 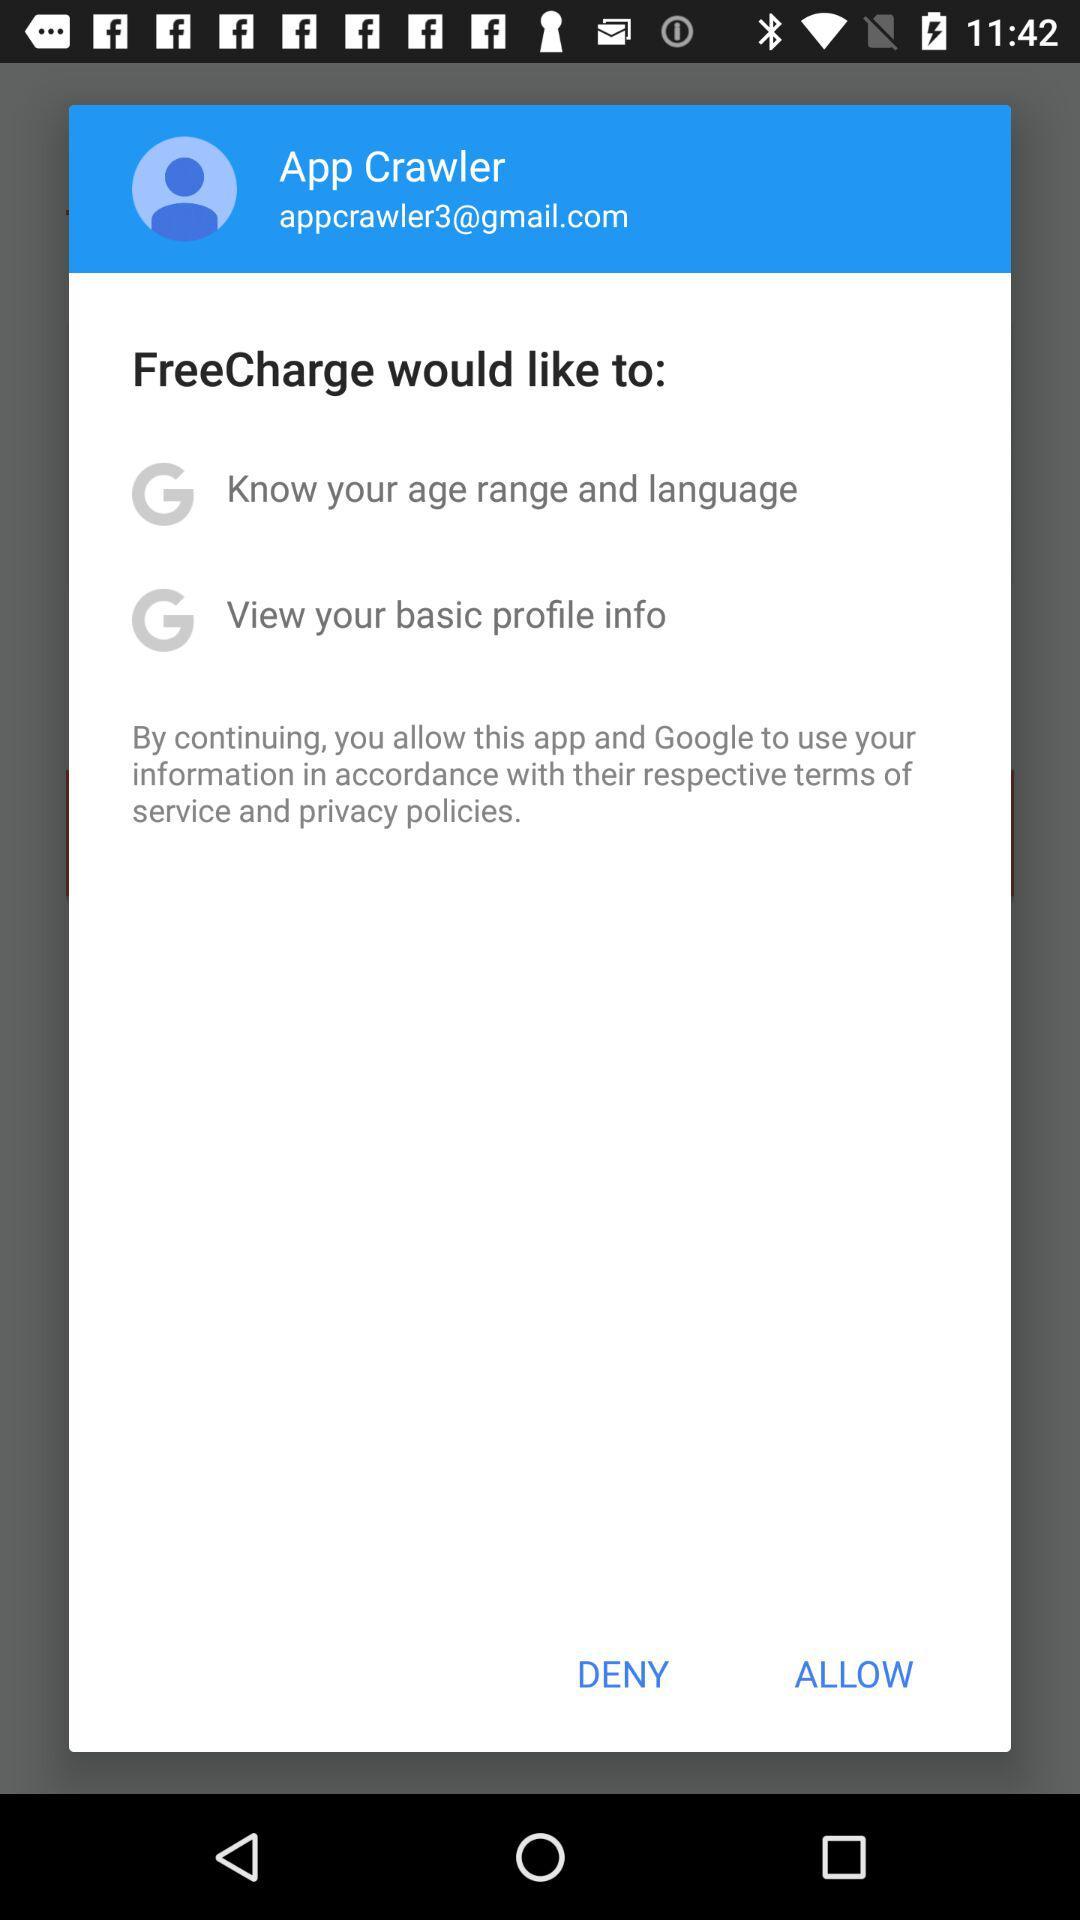 I want to click on the app below the app crawler item, so click(x=454, y=214).